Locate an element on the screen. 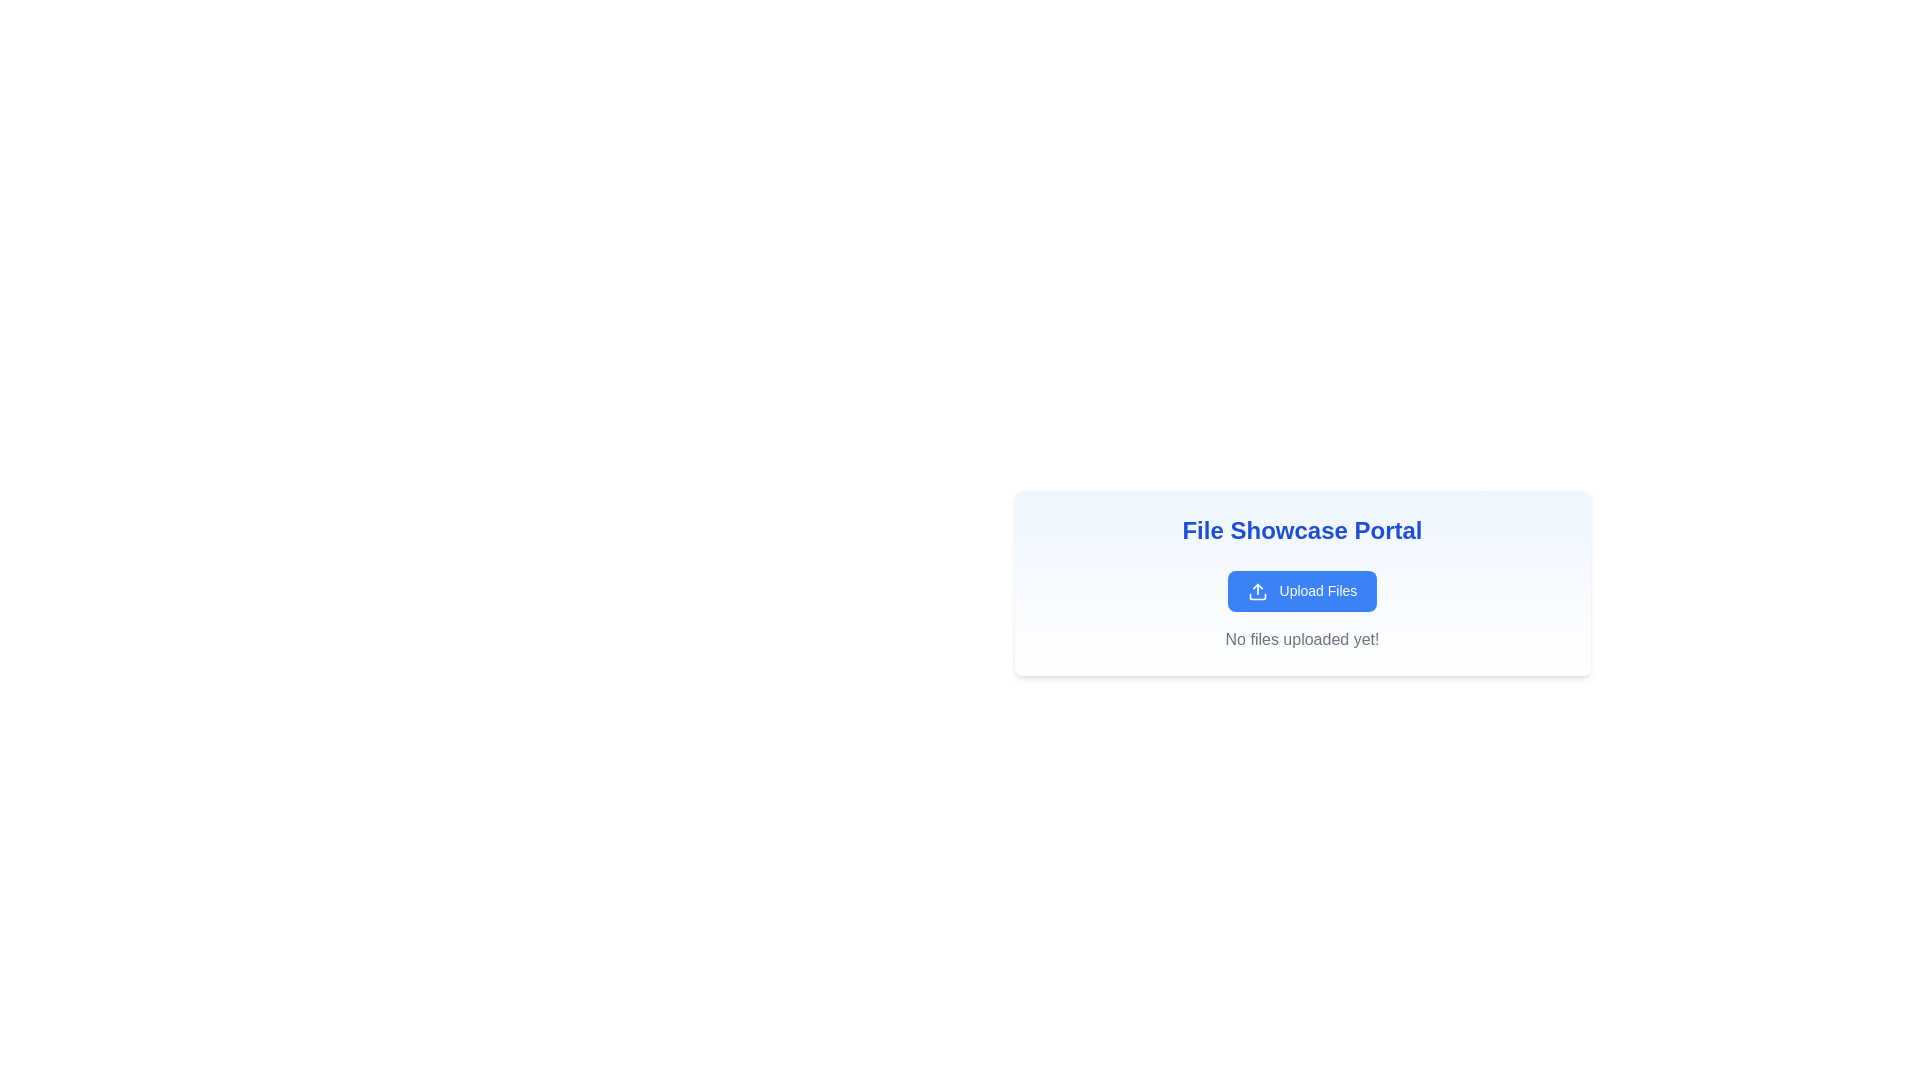 The height and width of the screenshot is (1080, 1920). the blue rectangular button containing the upload icon, which is located to the left of the 'Upload Files' text in the 'File Showcase Portal' section is located at coordinates (1256, 591).